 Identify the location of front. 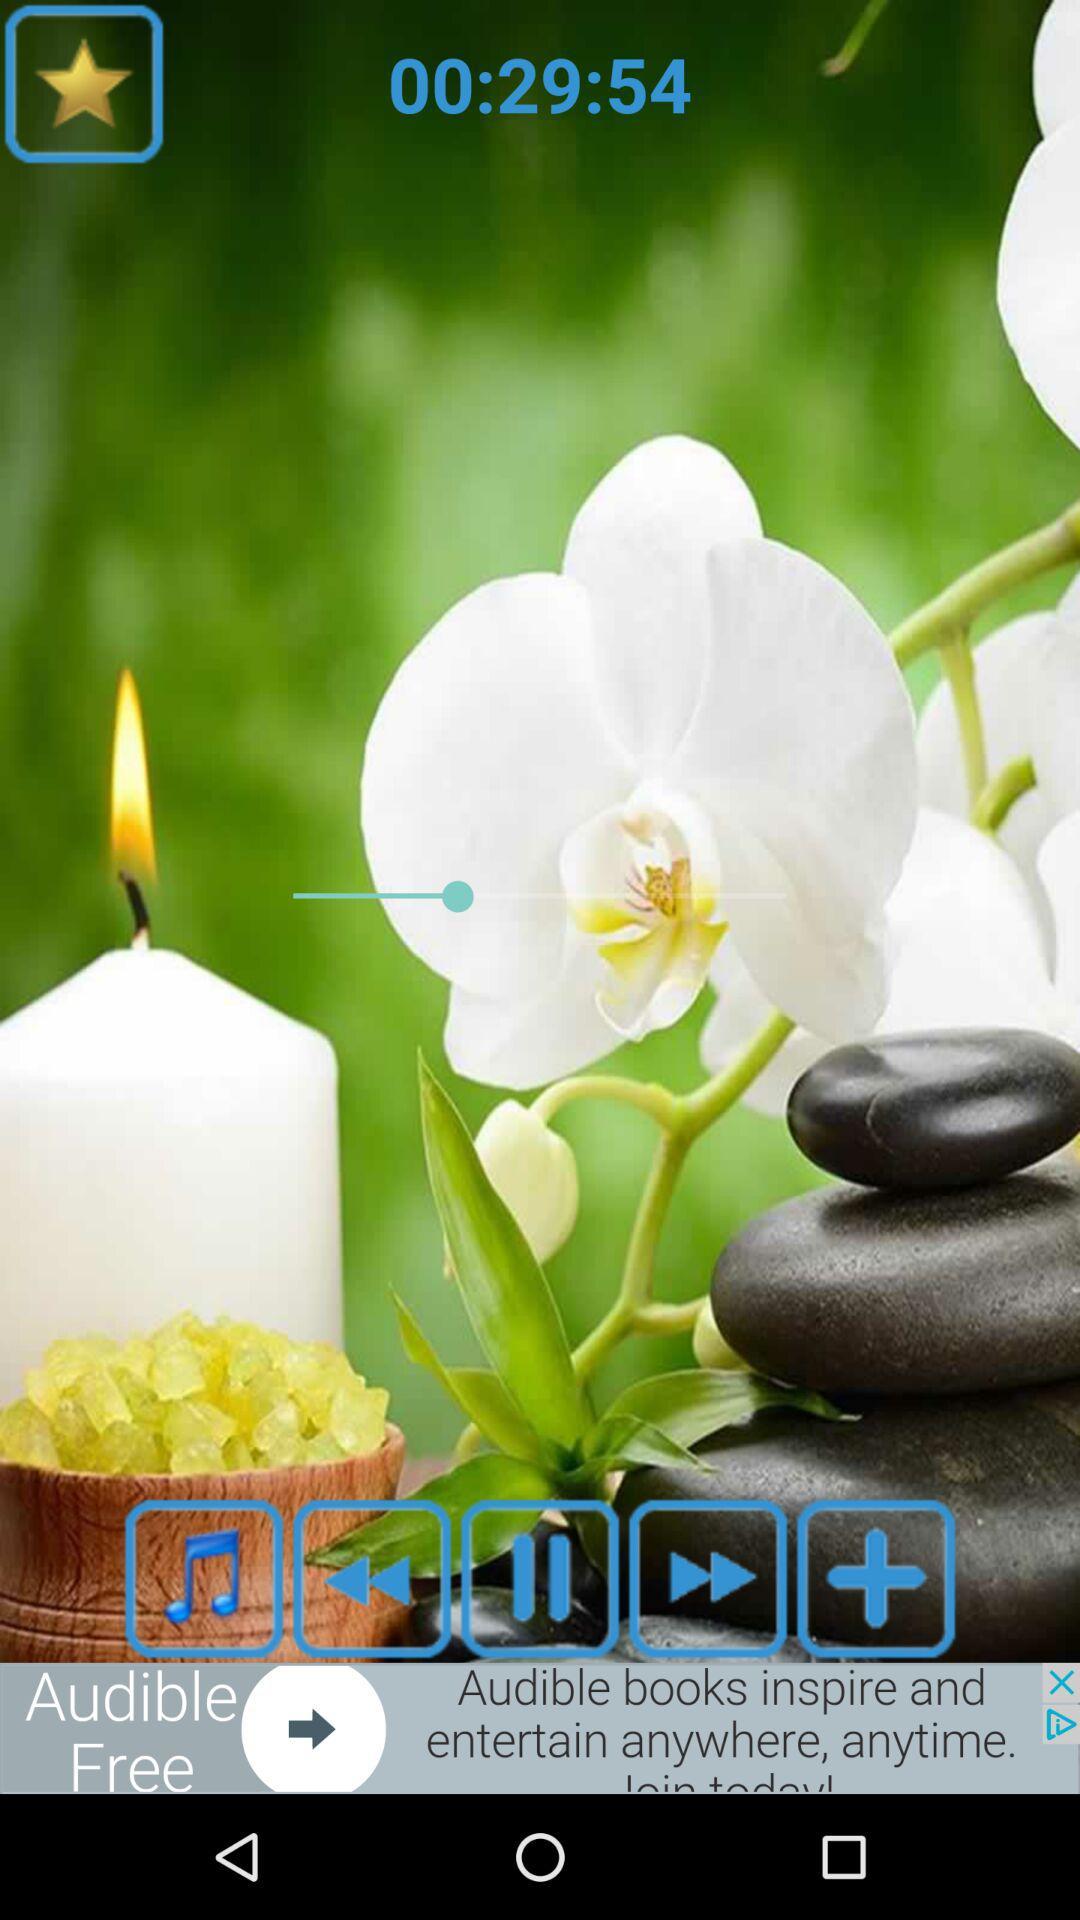
(707, 1577).